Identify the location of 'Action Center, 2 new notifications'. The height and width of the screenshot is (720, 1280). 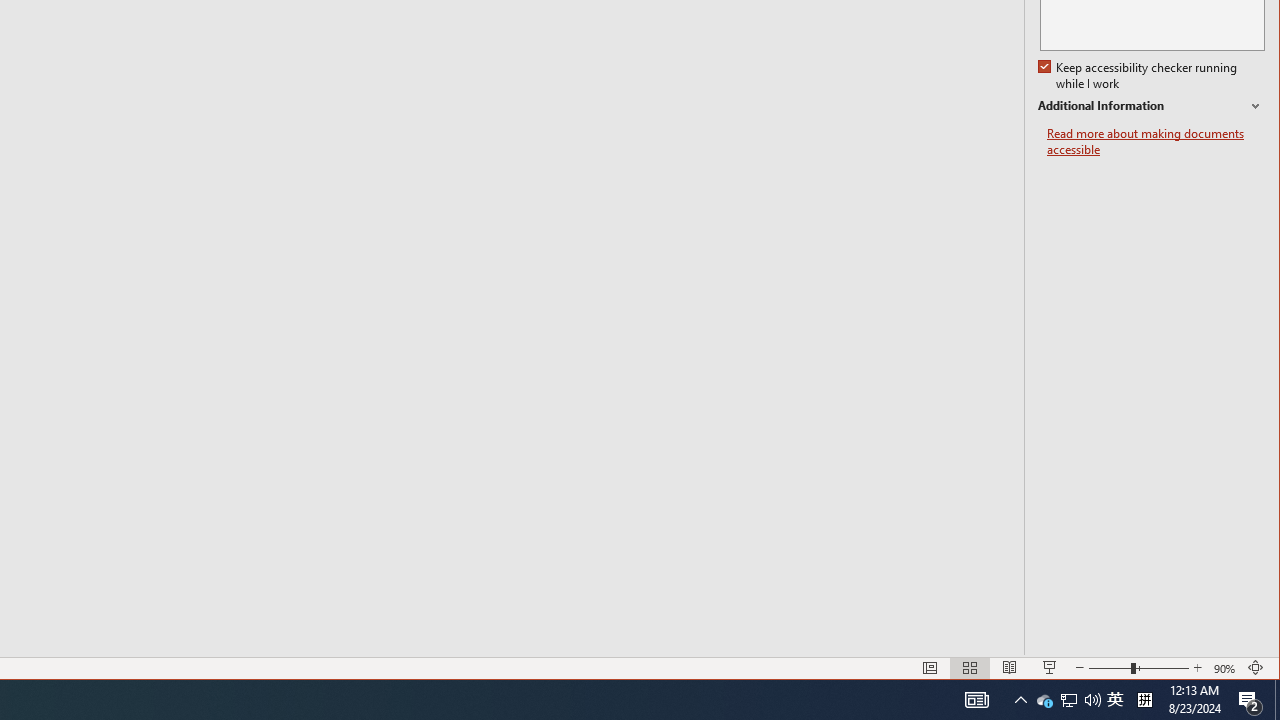
(1250, 698).